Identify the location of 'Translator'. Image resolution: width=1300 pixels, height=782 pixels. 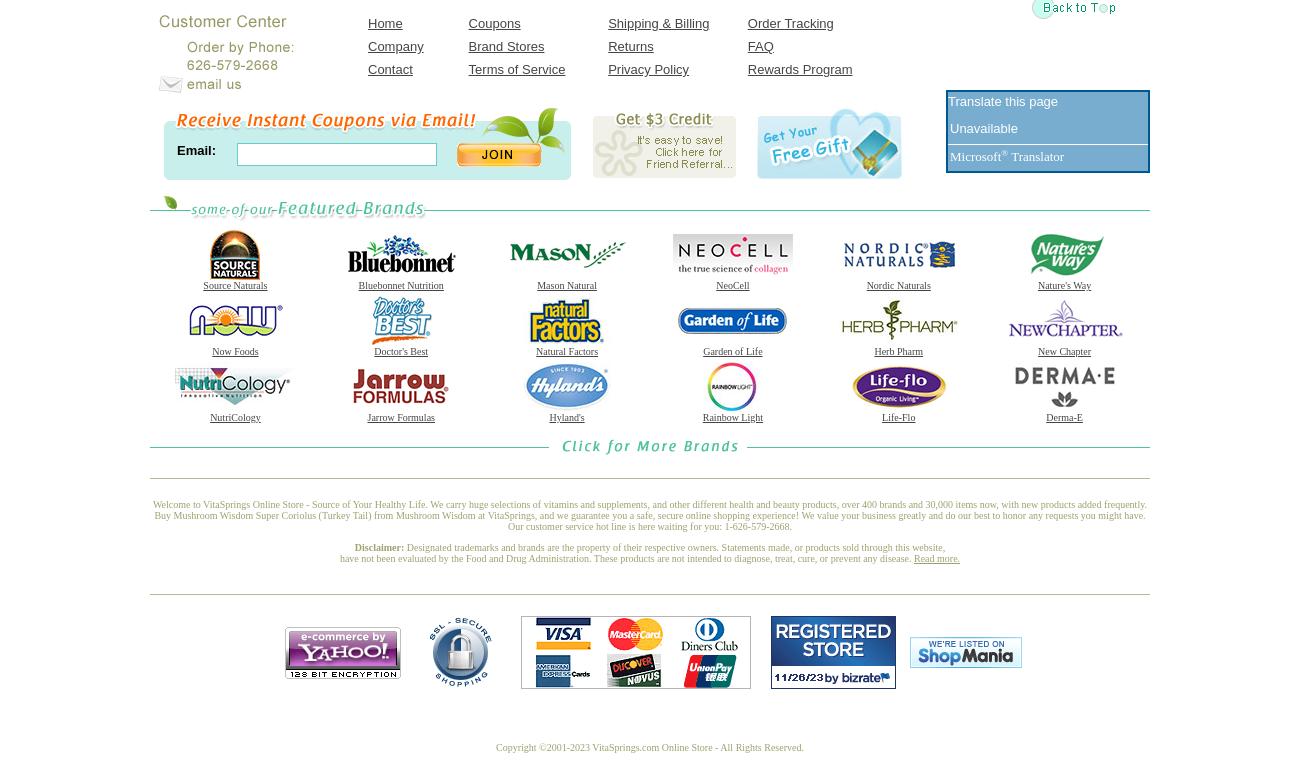
(1035, 156).